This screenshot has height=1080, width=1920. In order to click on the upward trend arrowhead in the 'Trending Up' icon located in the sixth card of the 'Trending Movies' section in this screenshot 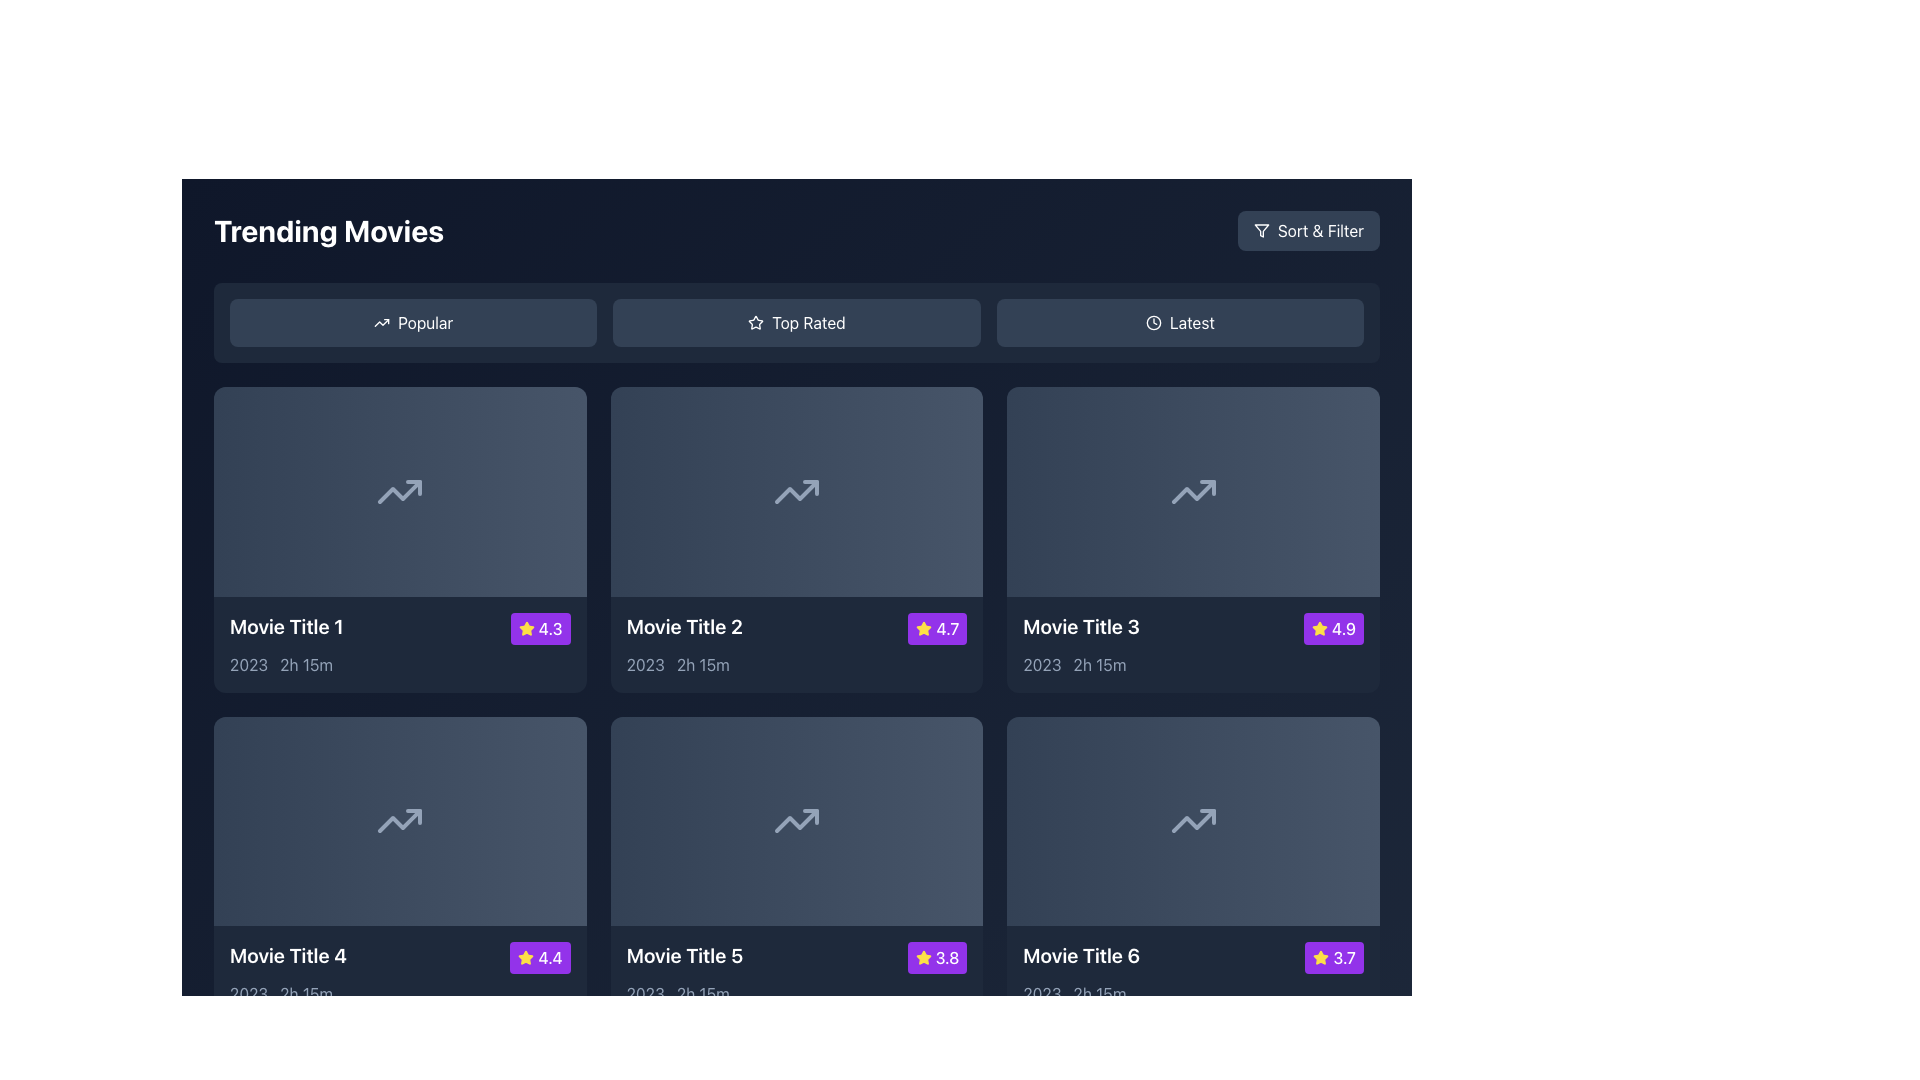, I will do `click(1206, 817)`.